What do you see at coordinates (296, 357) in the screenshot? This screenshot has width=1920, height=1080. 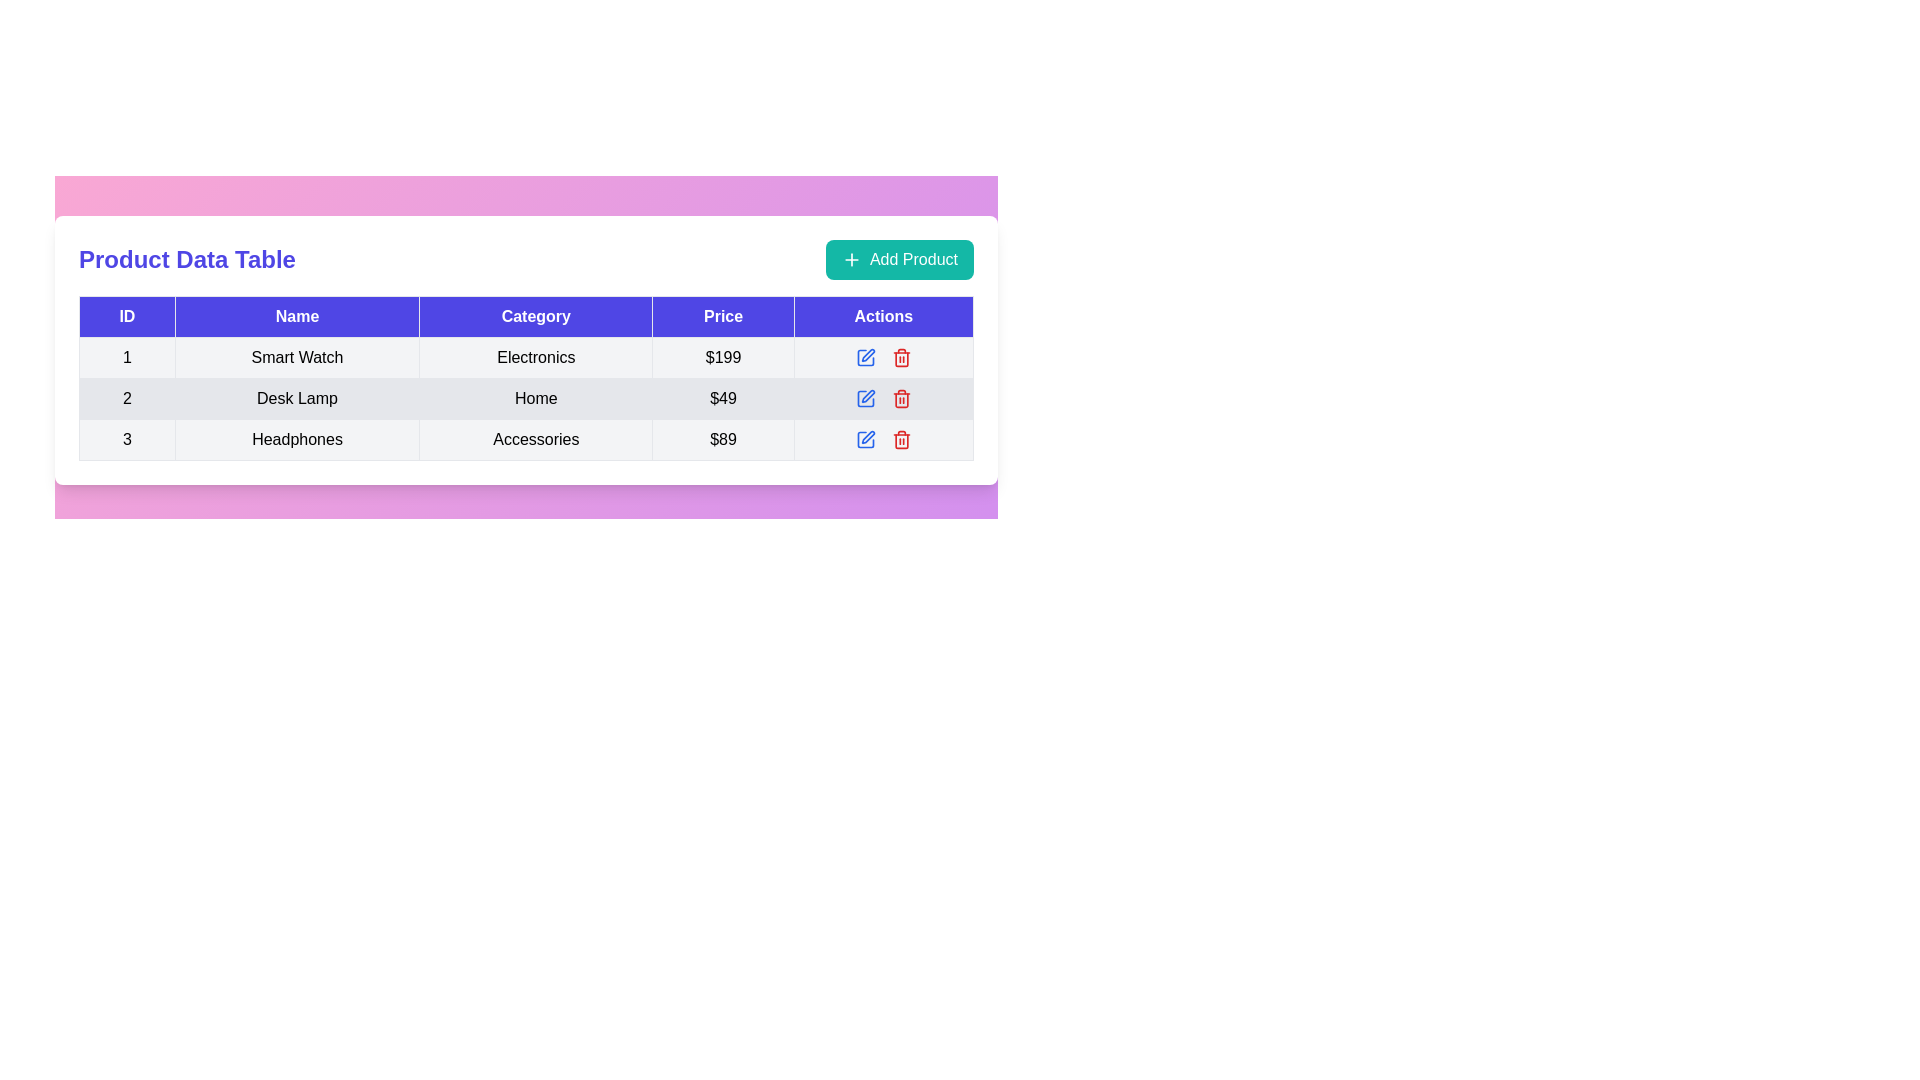 I see `text from the 'Name' field of the first entry in the product data table, which is identified as 'Smart Watch'` at bounding box center [296, 357].